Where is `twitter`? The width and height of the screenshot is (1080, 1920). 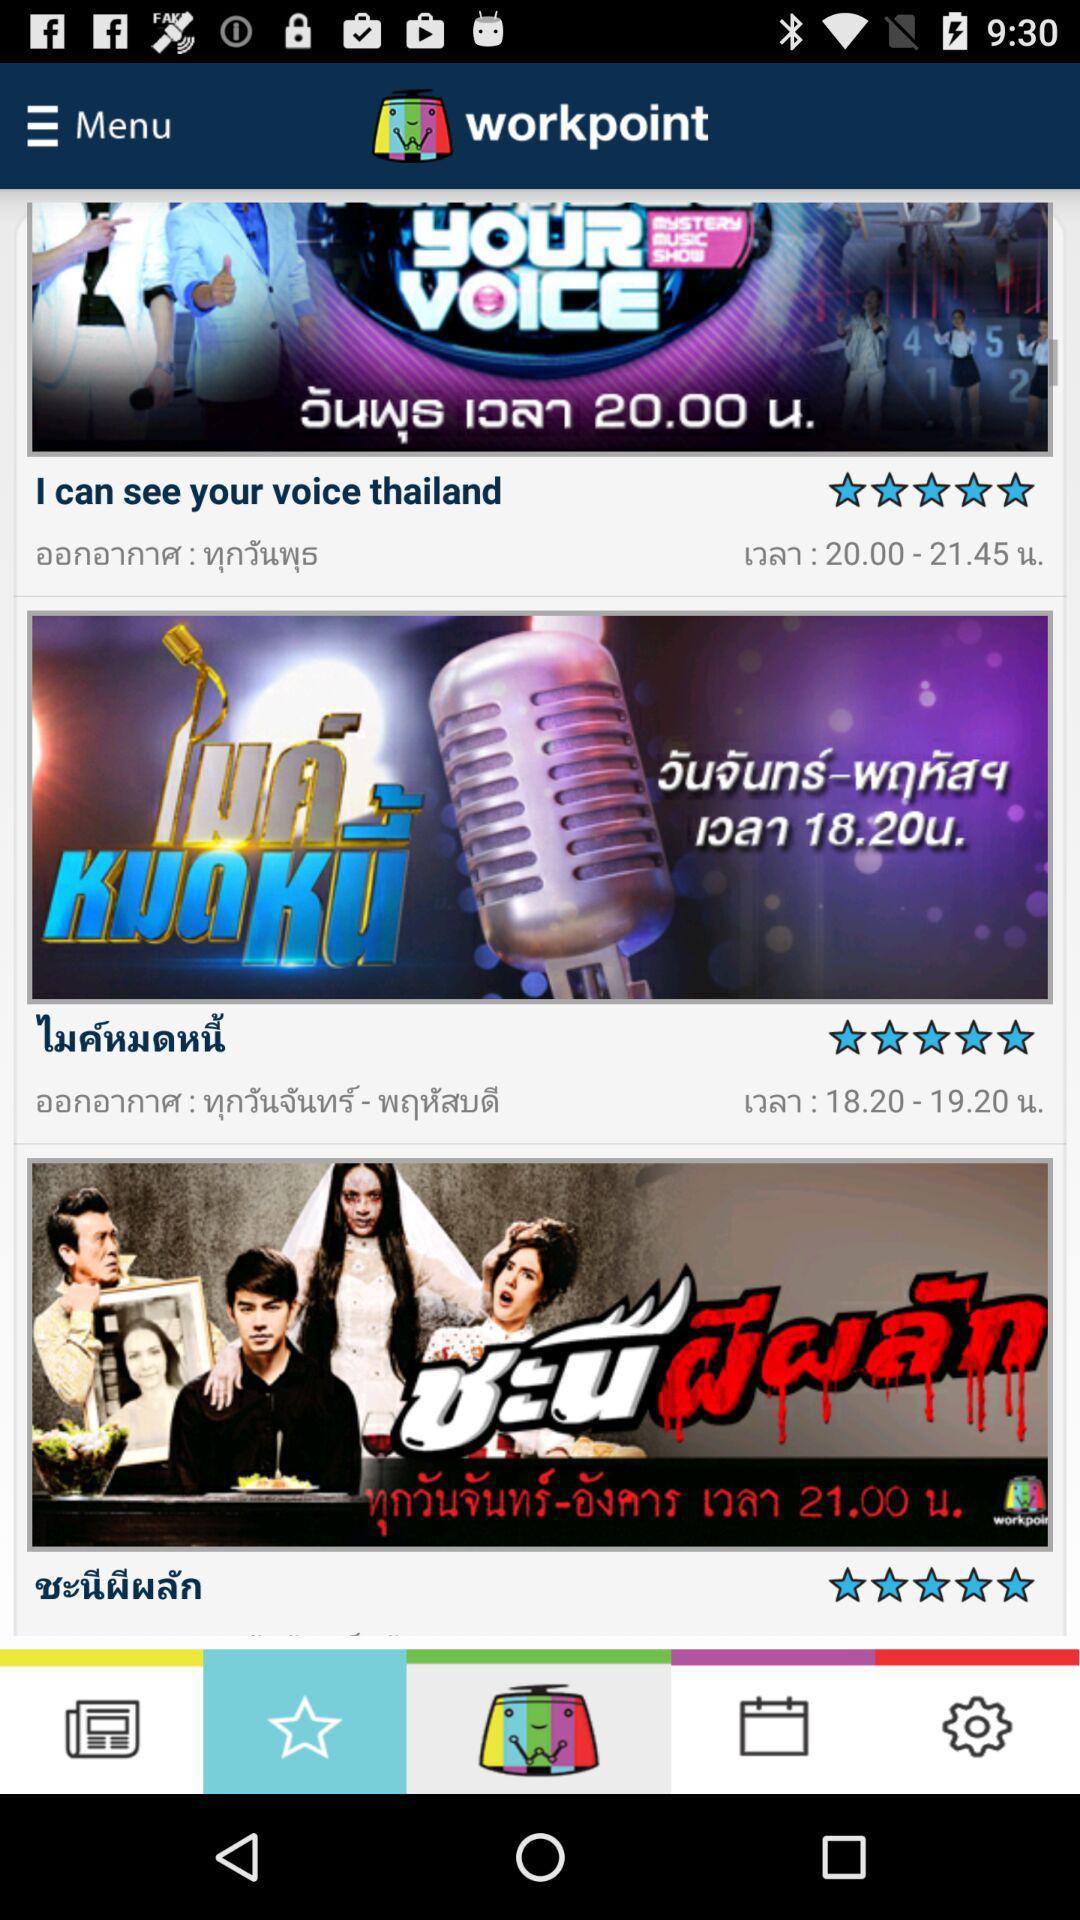 twitter is located at coordinates (976, 1720).